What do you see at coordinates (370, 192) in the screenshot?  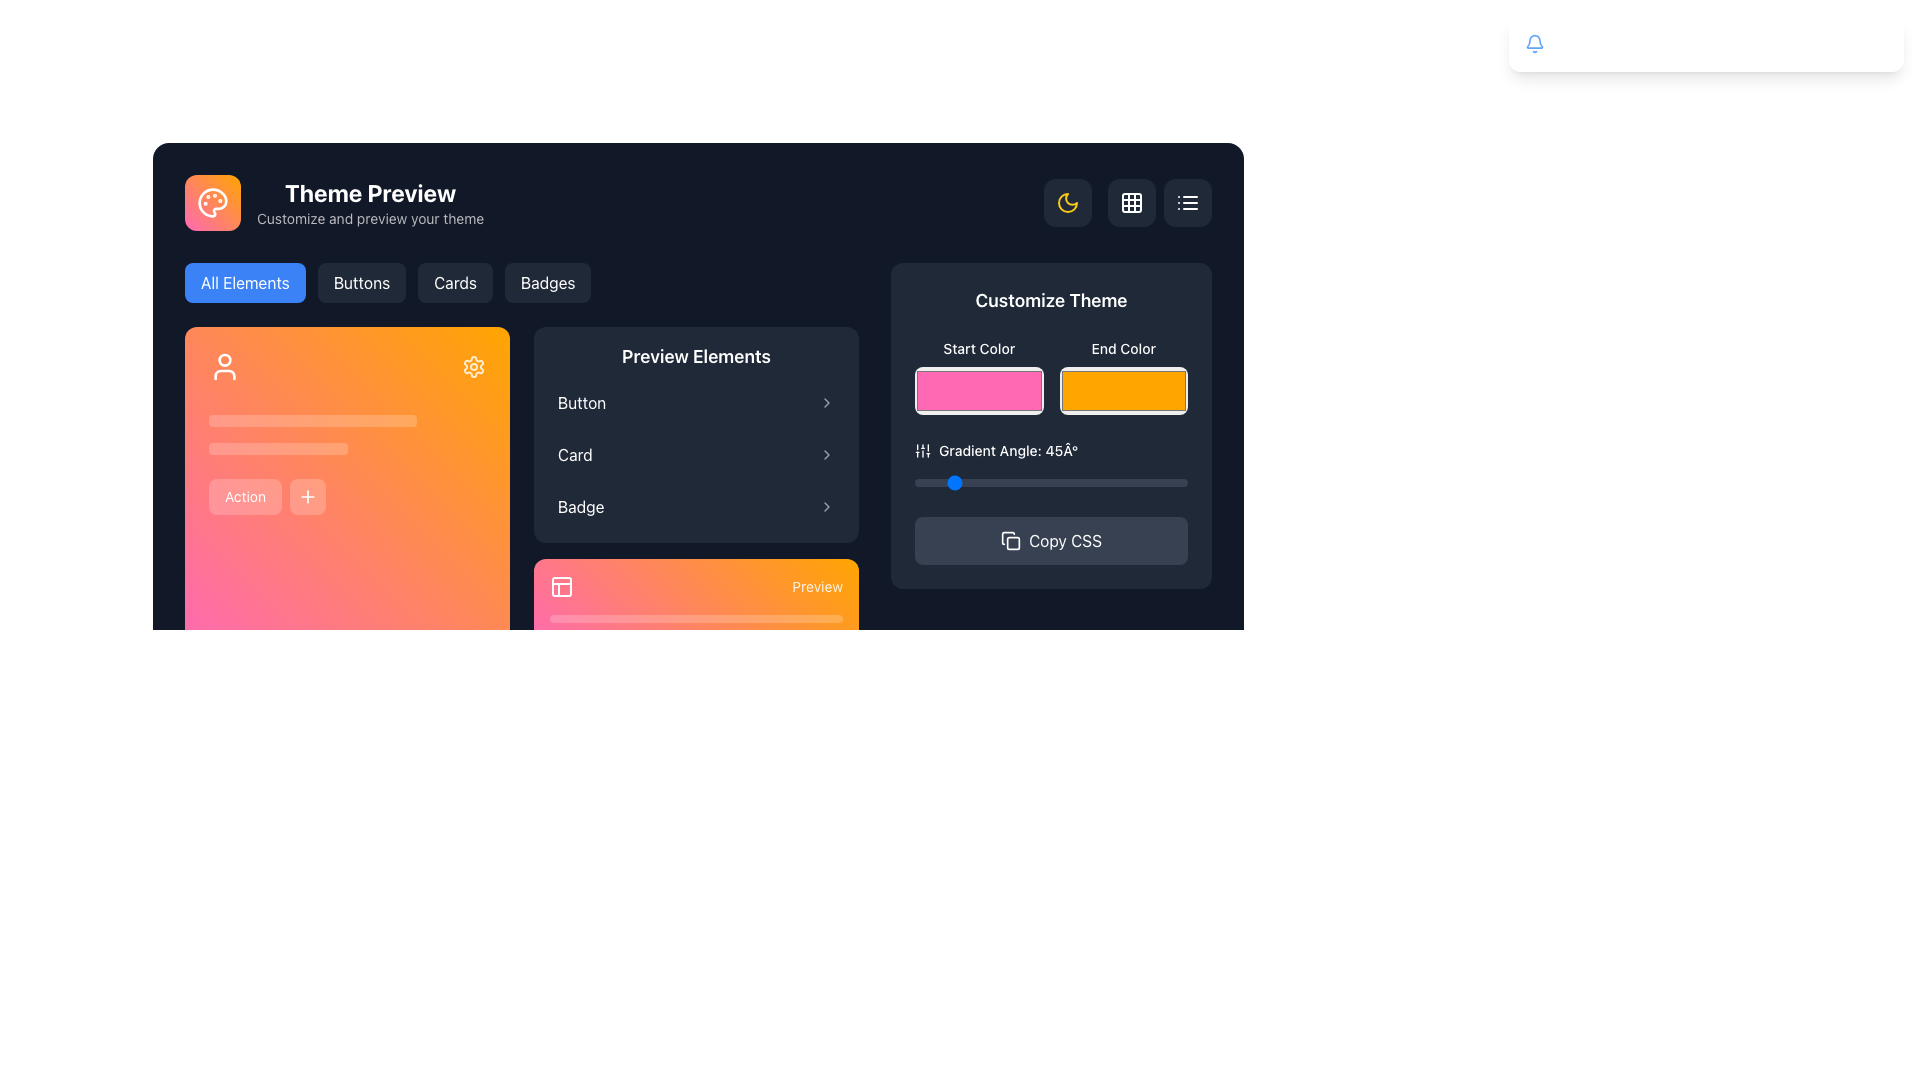 I see `the prominent 'Theme Preview' text label, which is displayed in a bold, large white font against a dark background, located near the top left corner of the layout` at bounding box center [370, 192].